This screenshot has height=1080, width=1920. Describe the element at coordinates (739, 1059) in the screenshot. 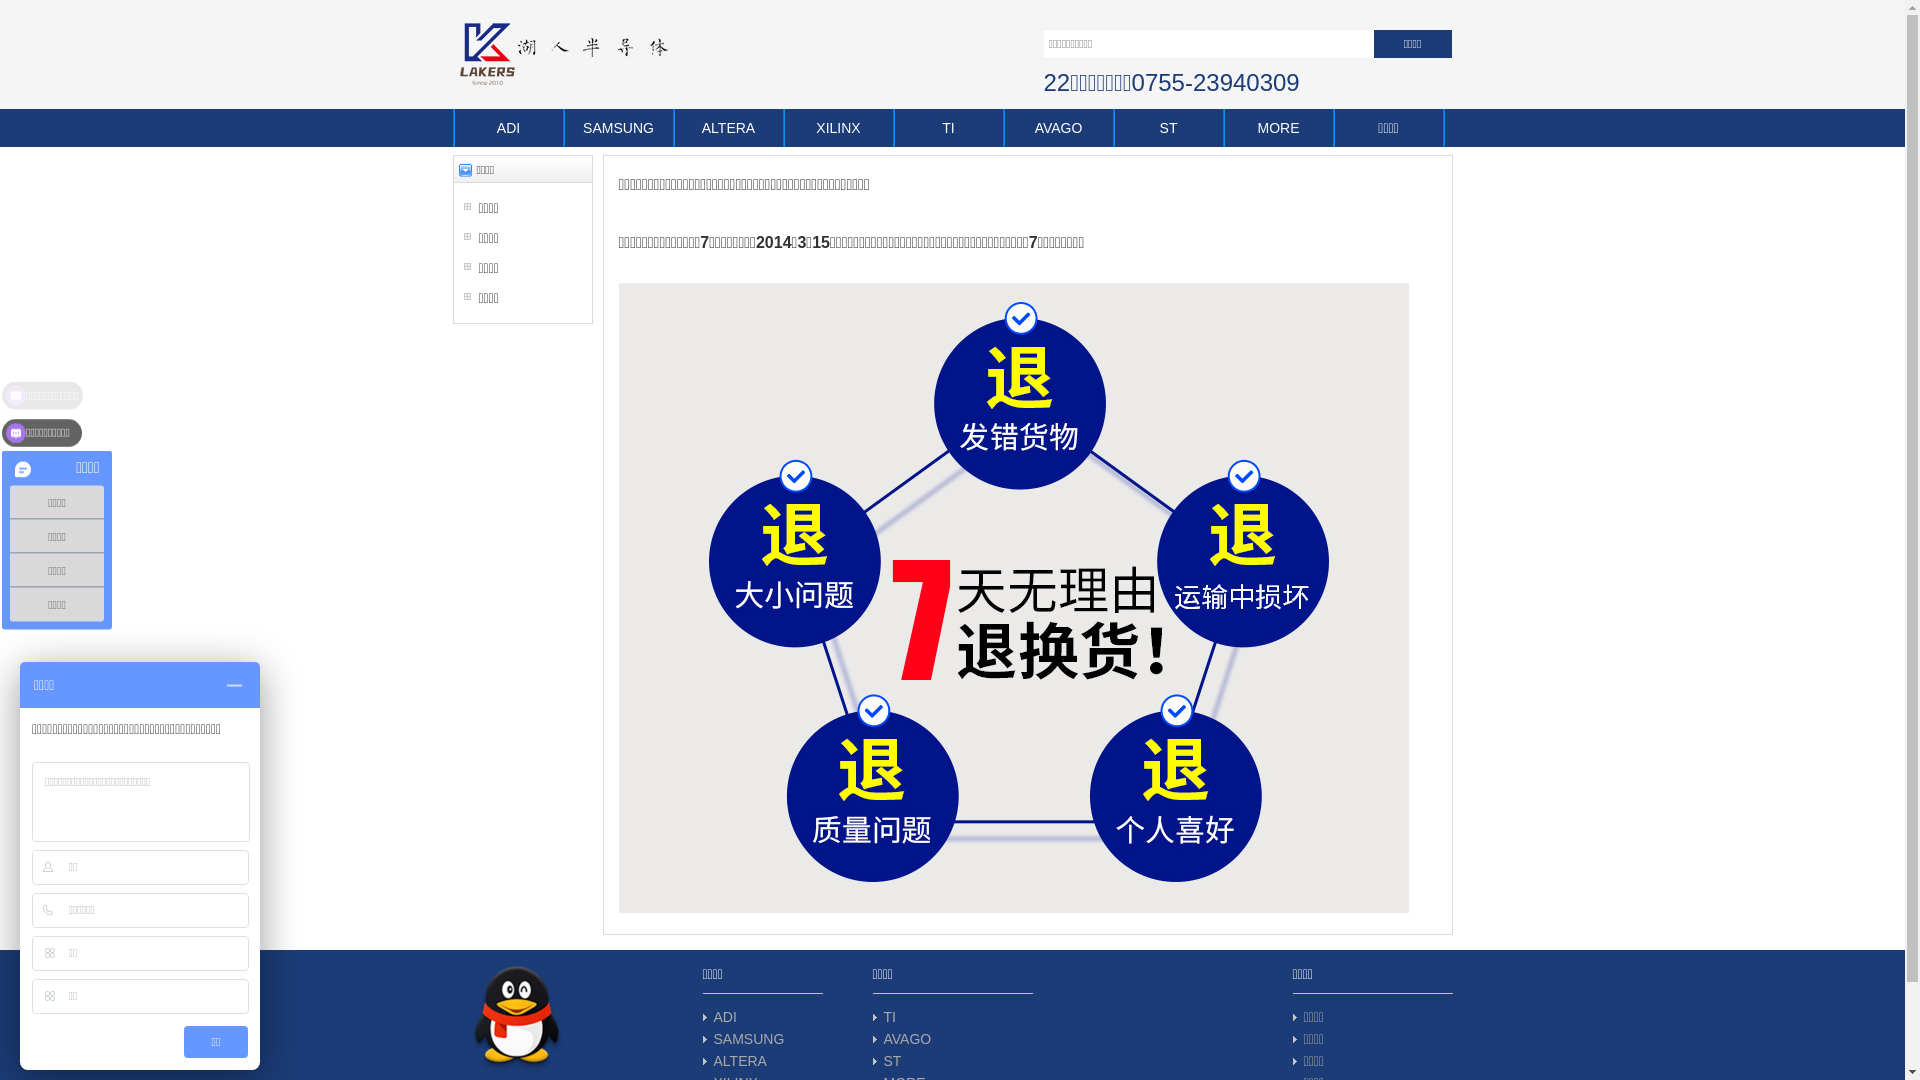

I see `'ALTERA'` at that location.